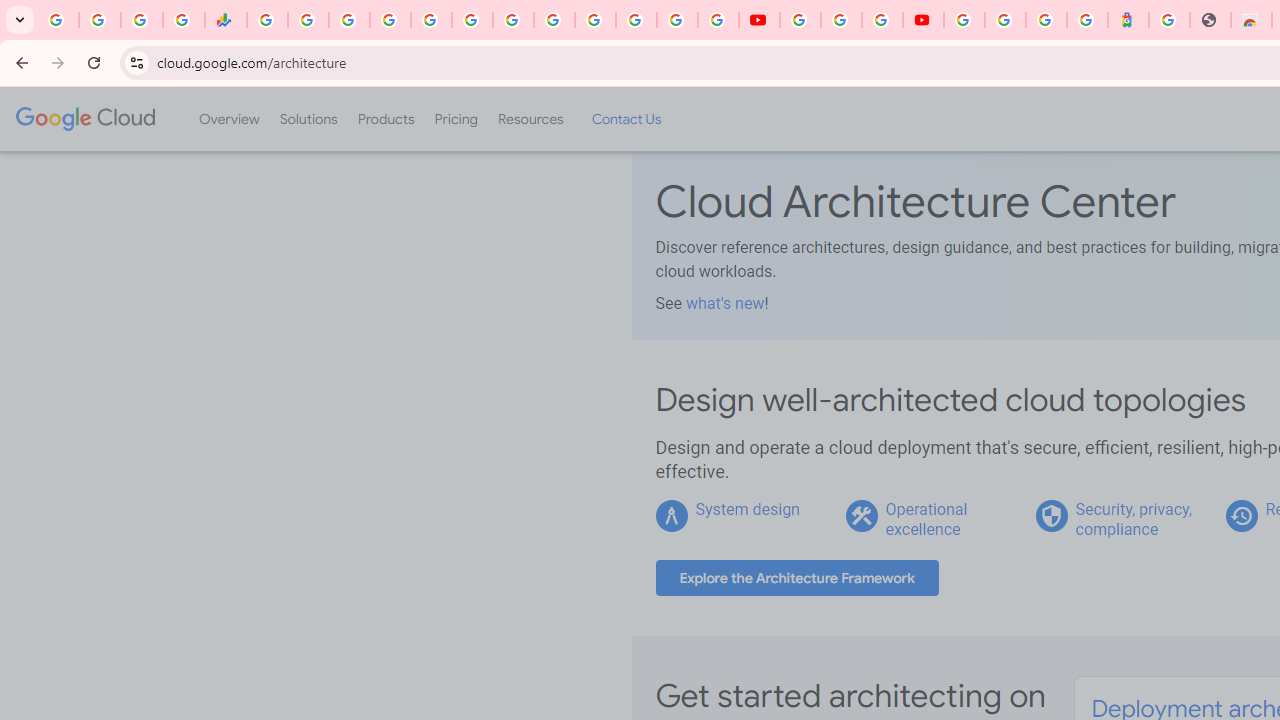 The width and height of the screenshot is (1280, 720). I want to click on 'Resources', so click(530, 119).